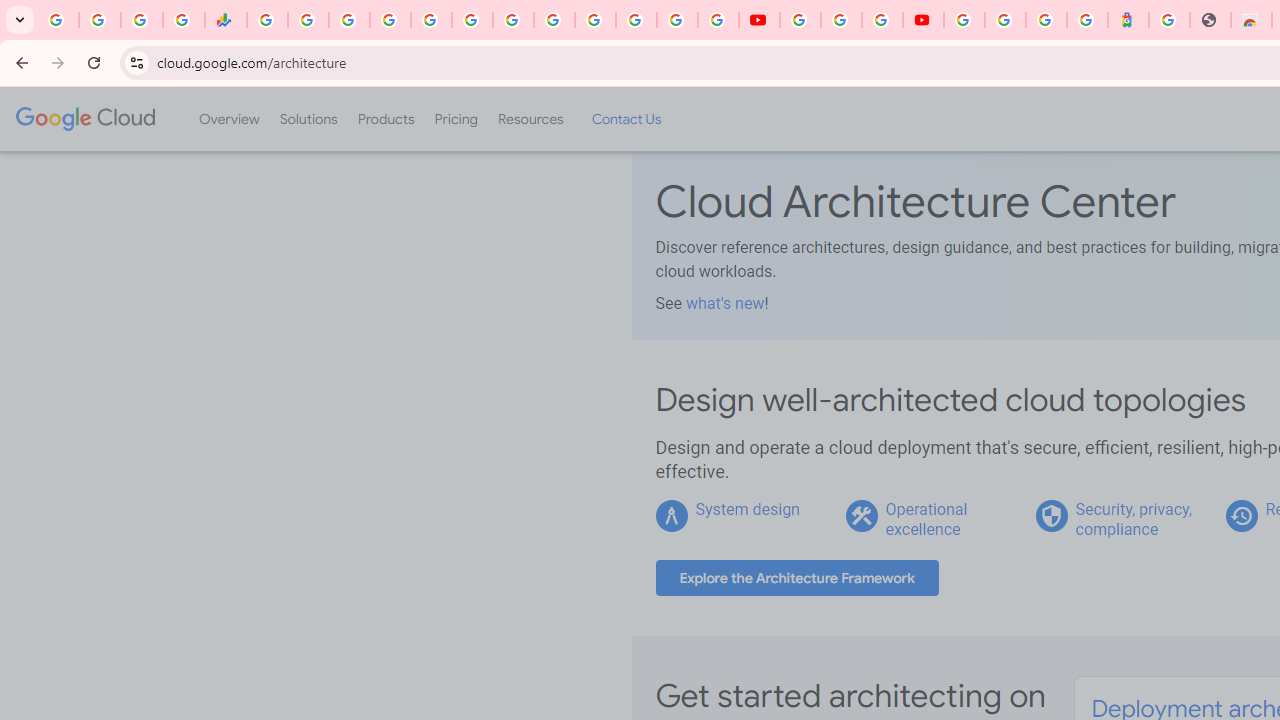 The width and height of the screenshot is (1280, 720). I want to click on 'Resources', so click(530, 119).